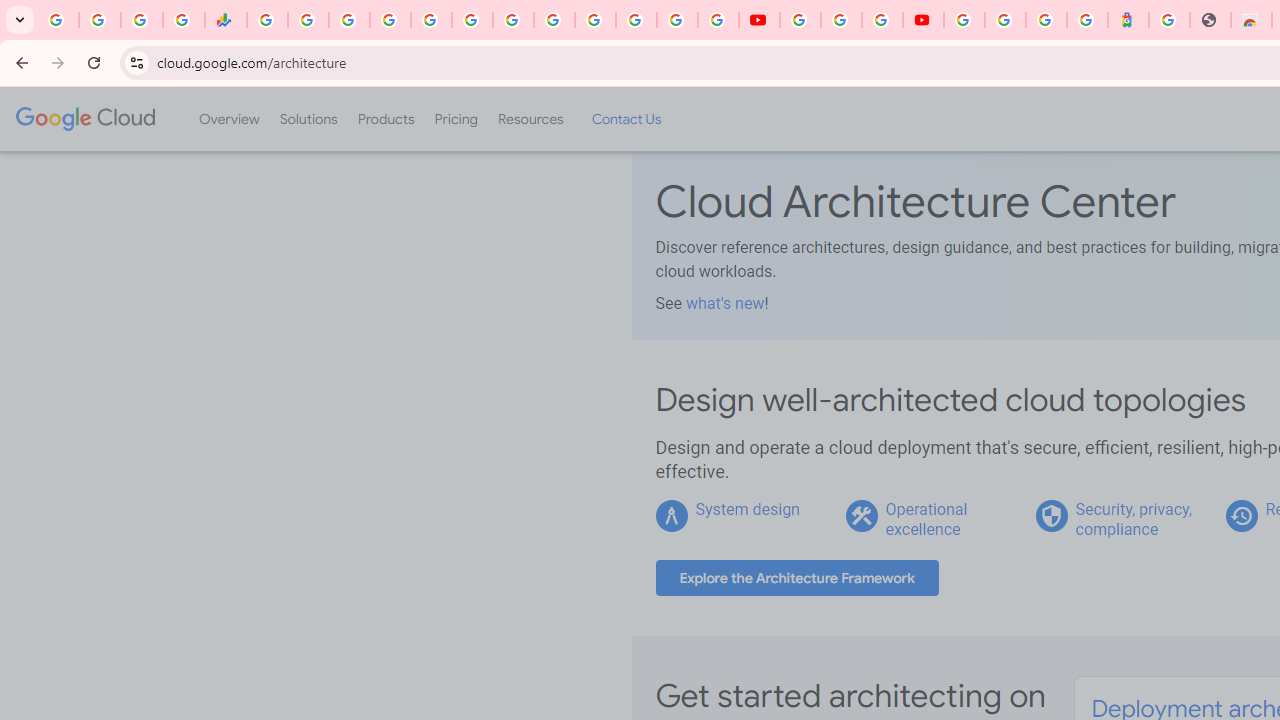 The width and height of the screenshot is (1280, 720). I want to click on 'Resources', so click(530, 119).